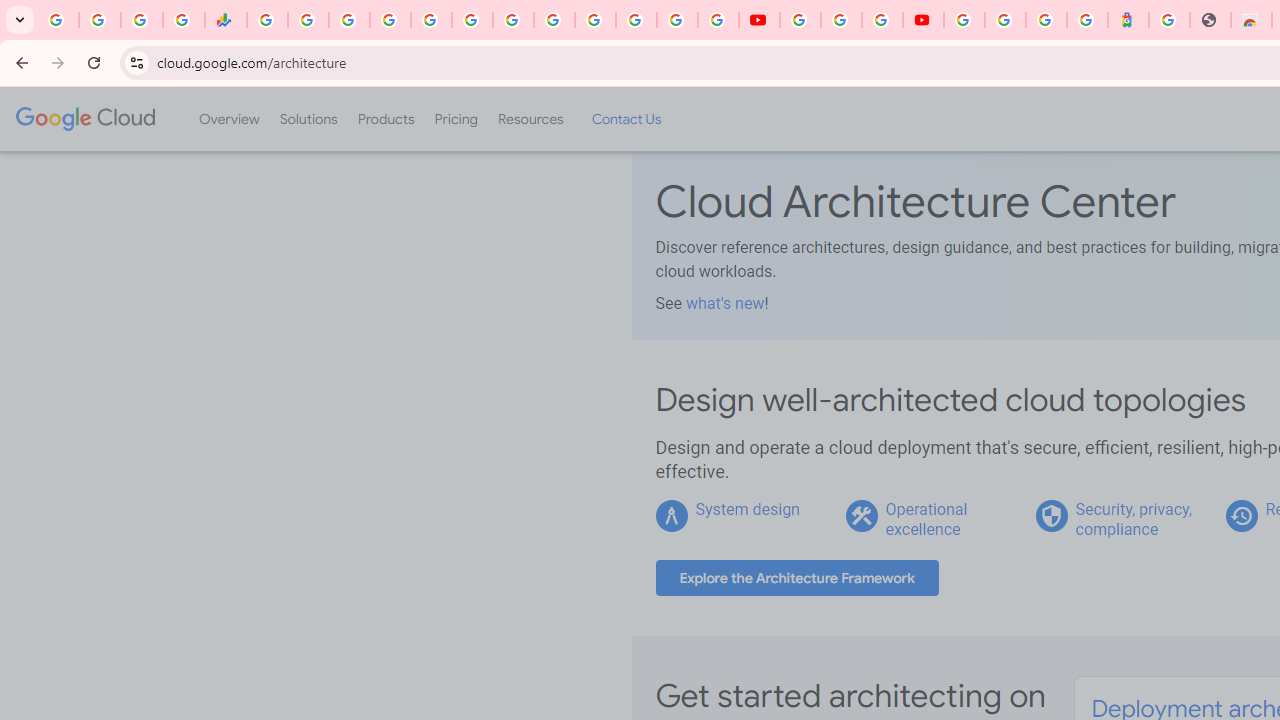 The width and height of the screenshot is (1280, 720). I want to click on 'Resources', so click(530, 119).